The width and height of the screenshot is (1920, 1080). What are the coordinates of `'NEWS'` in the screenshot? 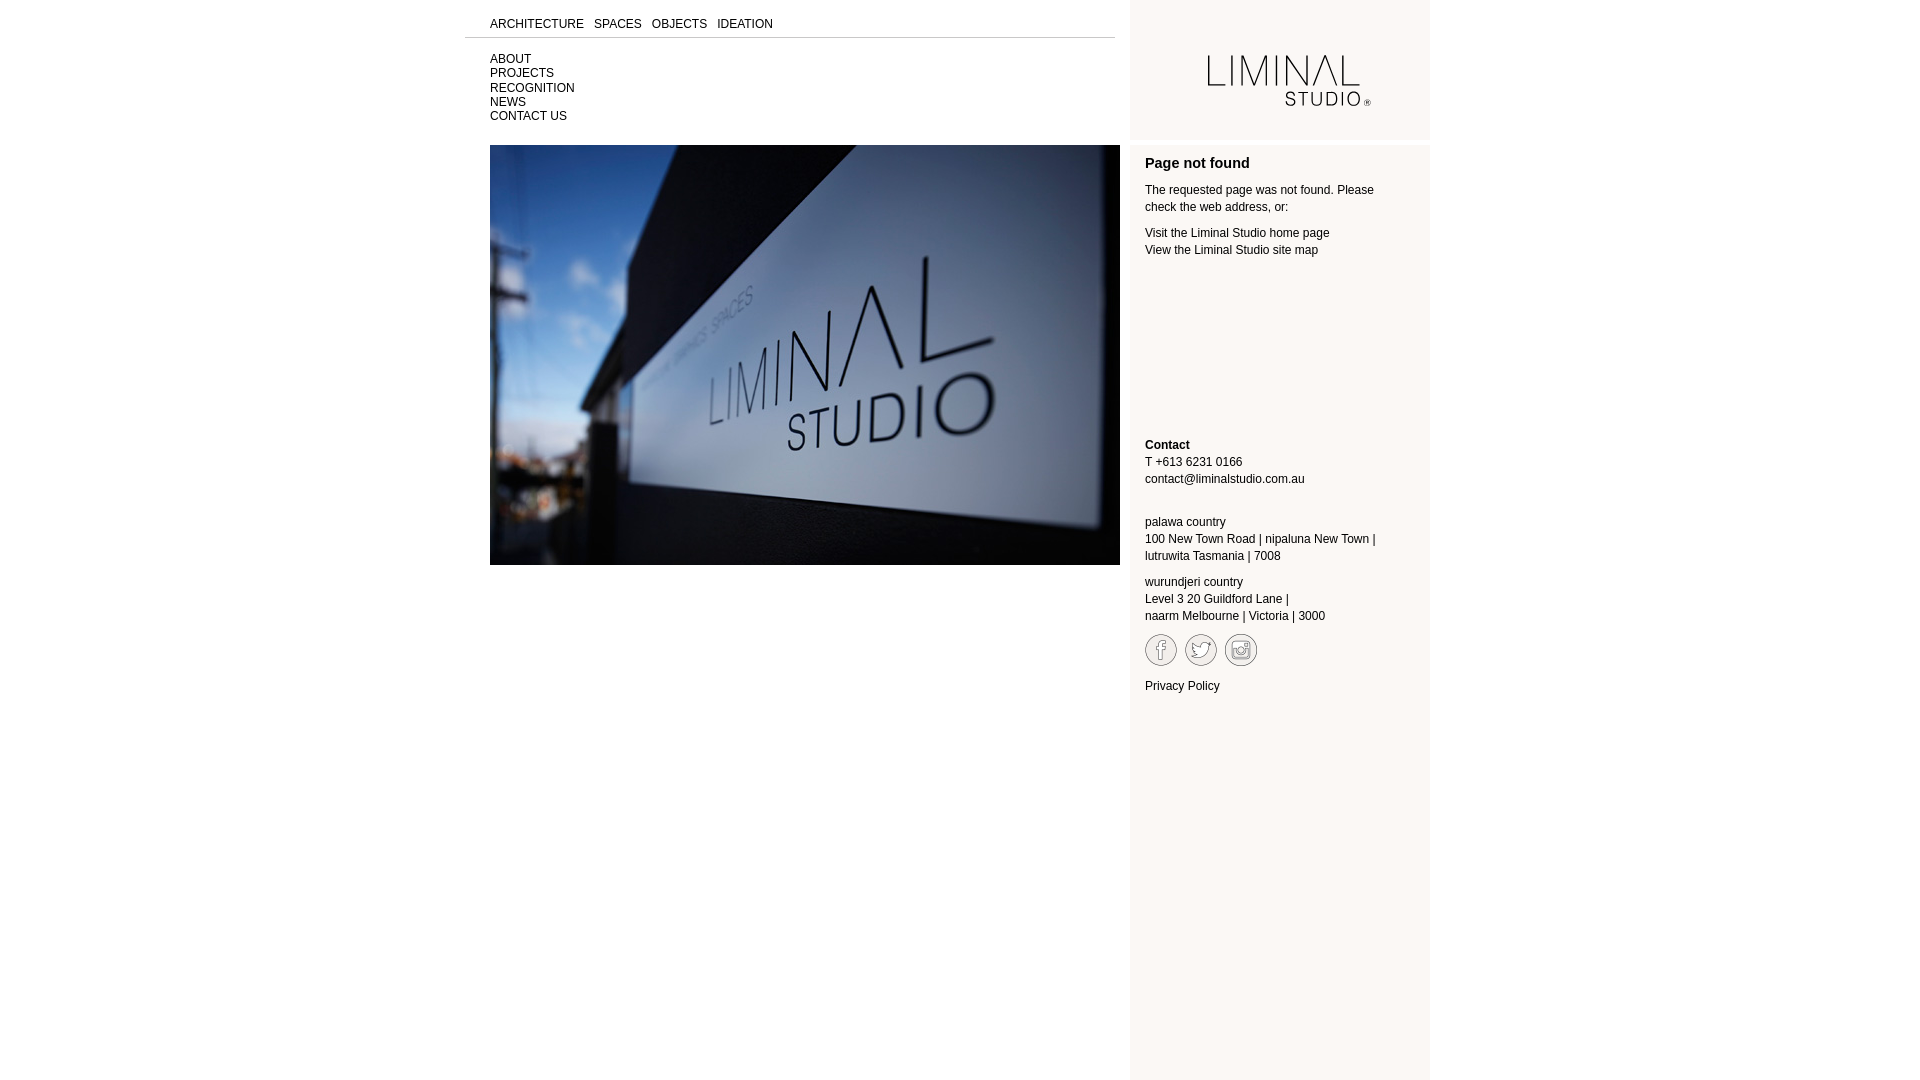 It's located at (508, 101).